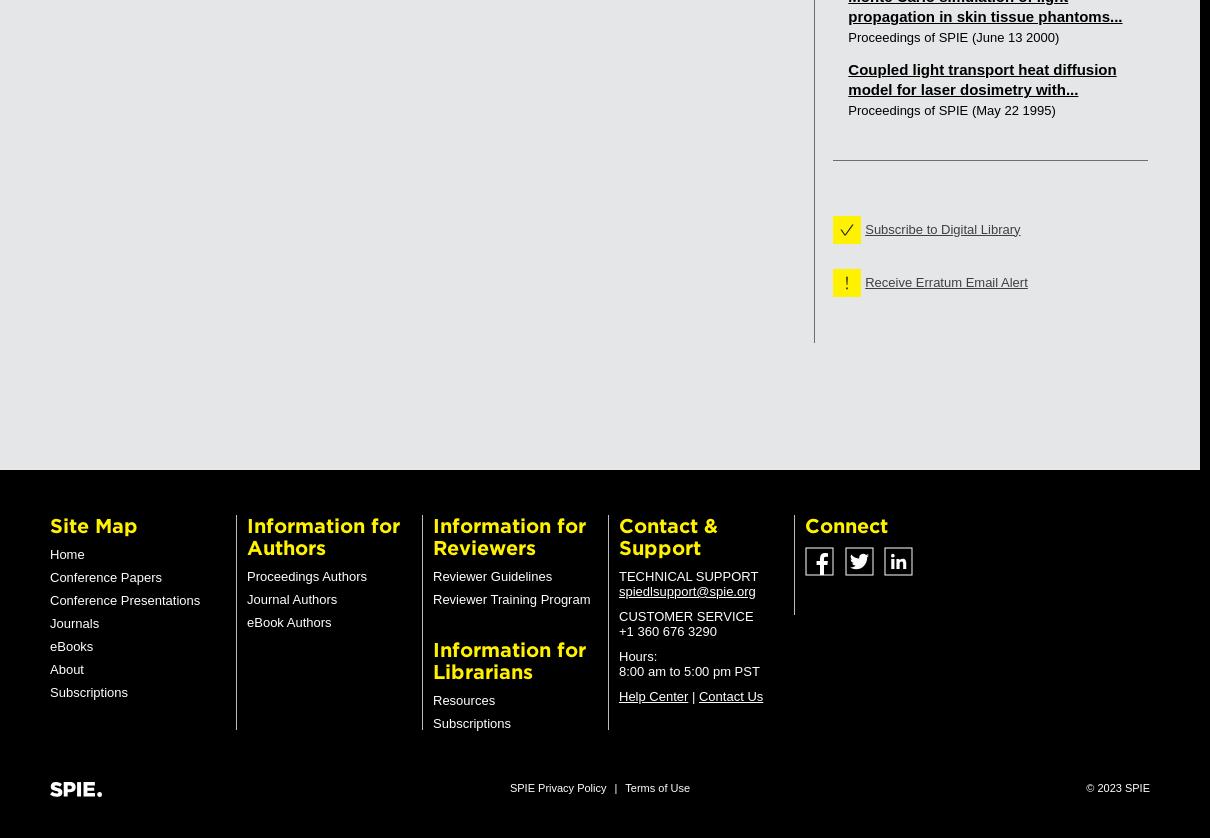 This screenshot has height=838, width=1210. I want to click on '+1 360 676 3290', so click(618, 630).